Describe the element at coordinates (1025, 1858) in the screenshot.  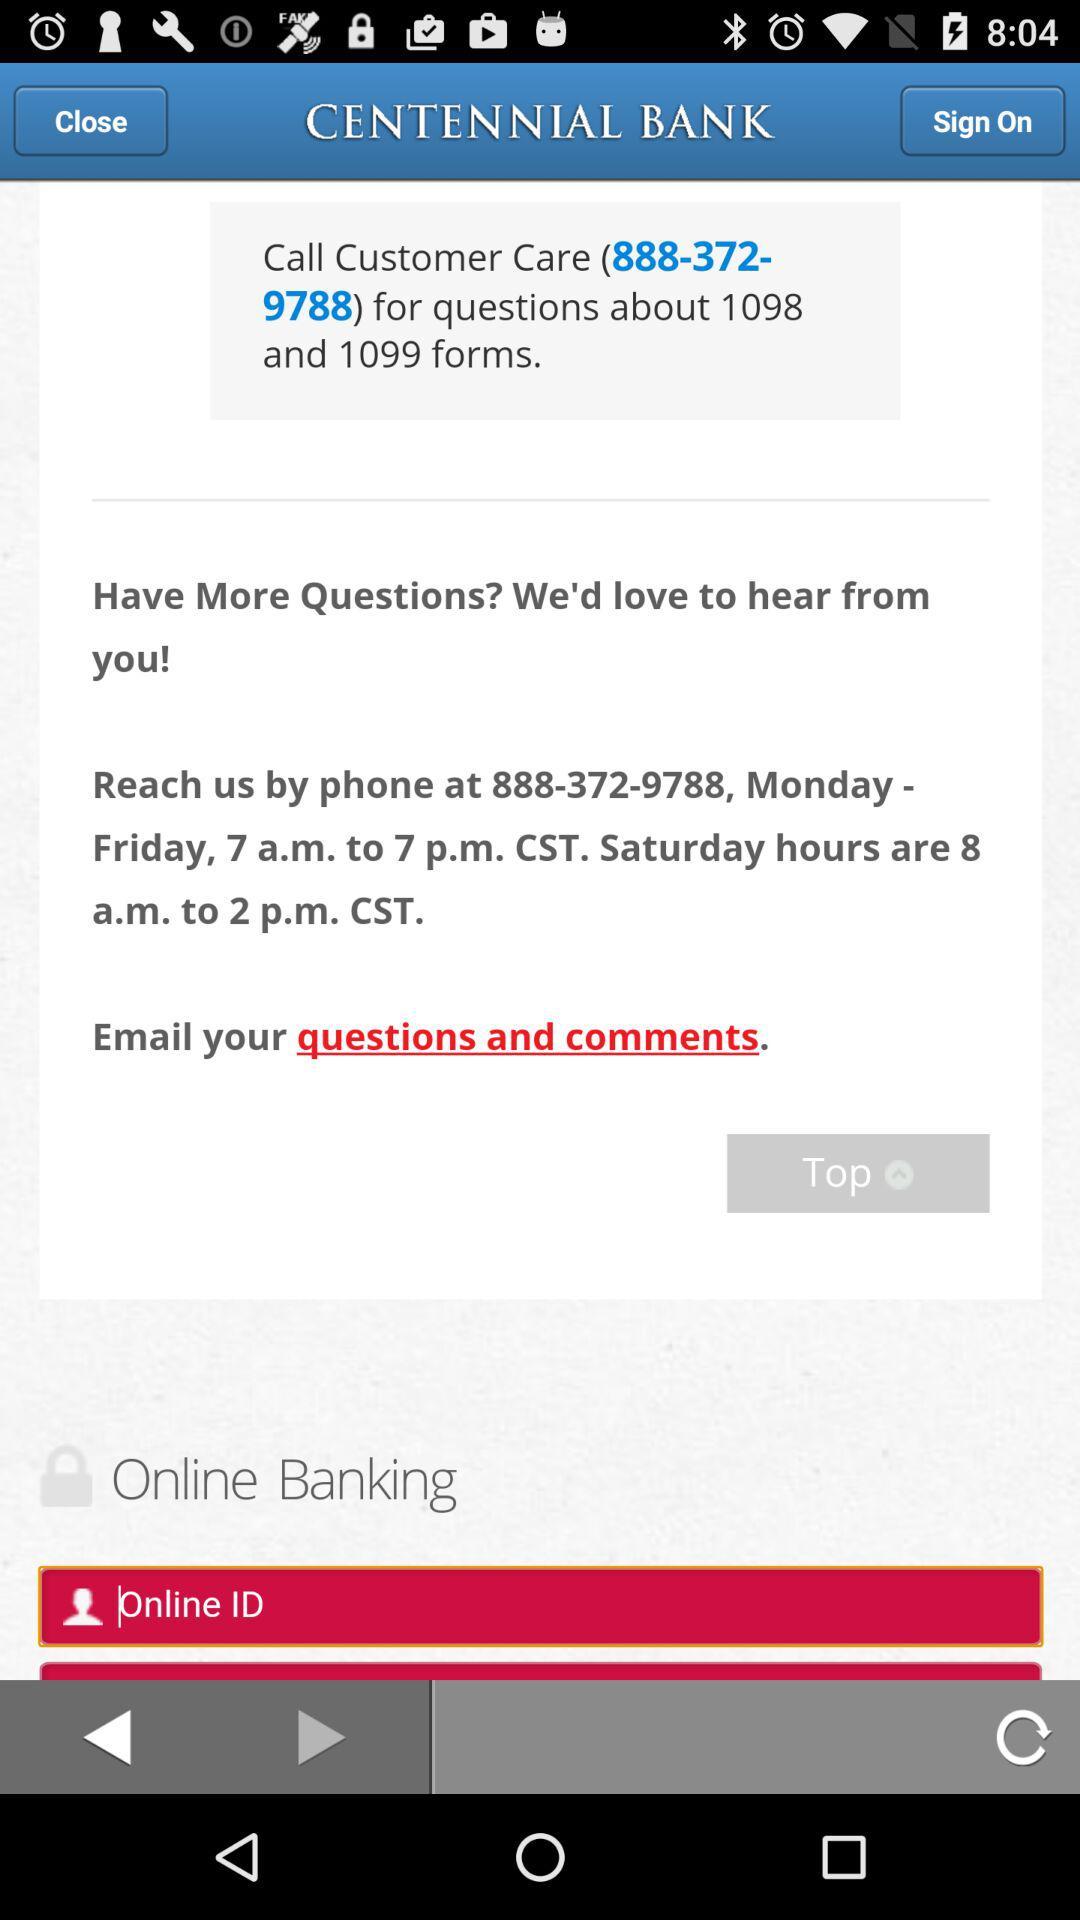
I see `the refresh icon` at that location.